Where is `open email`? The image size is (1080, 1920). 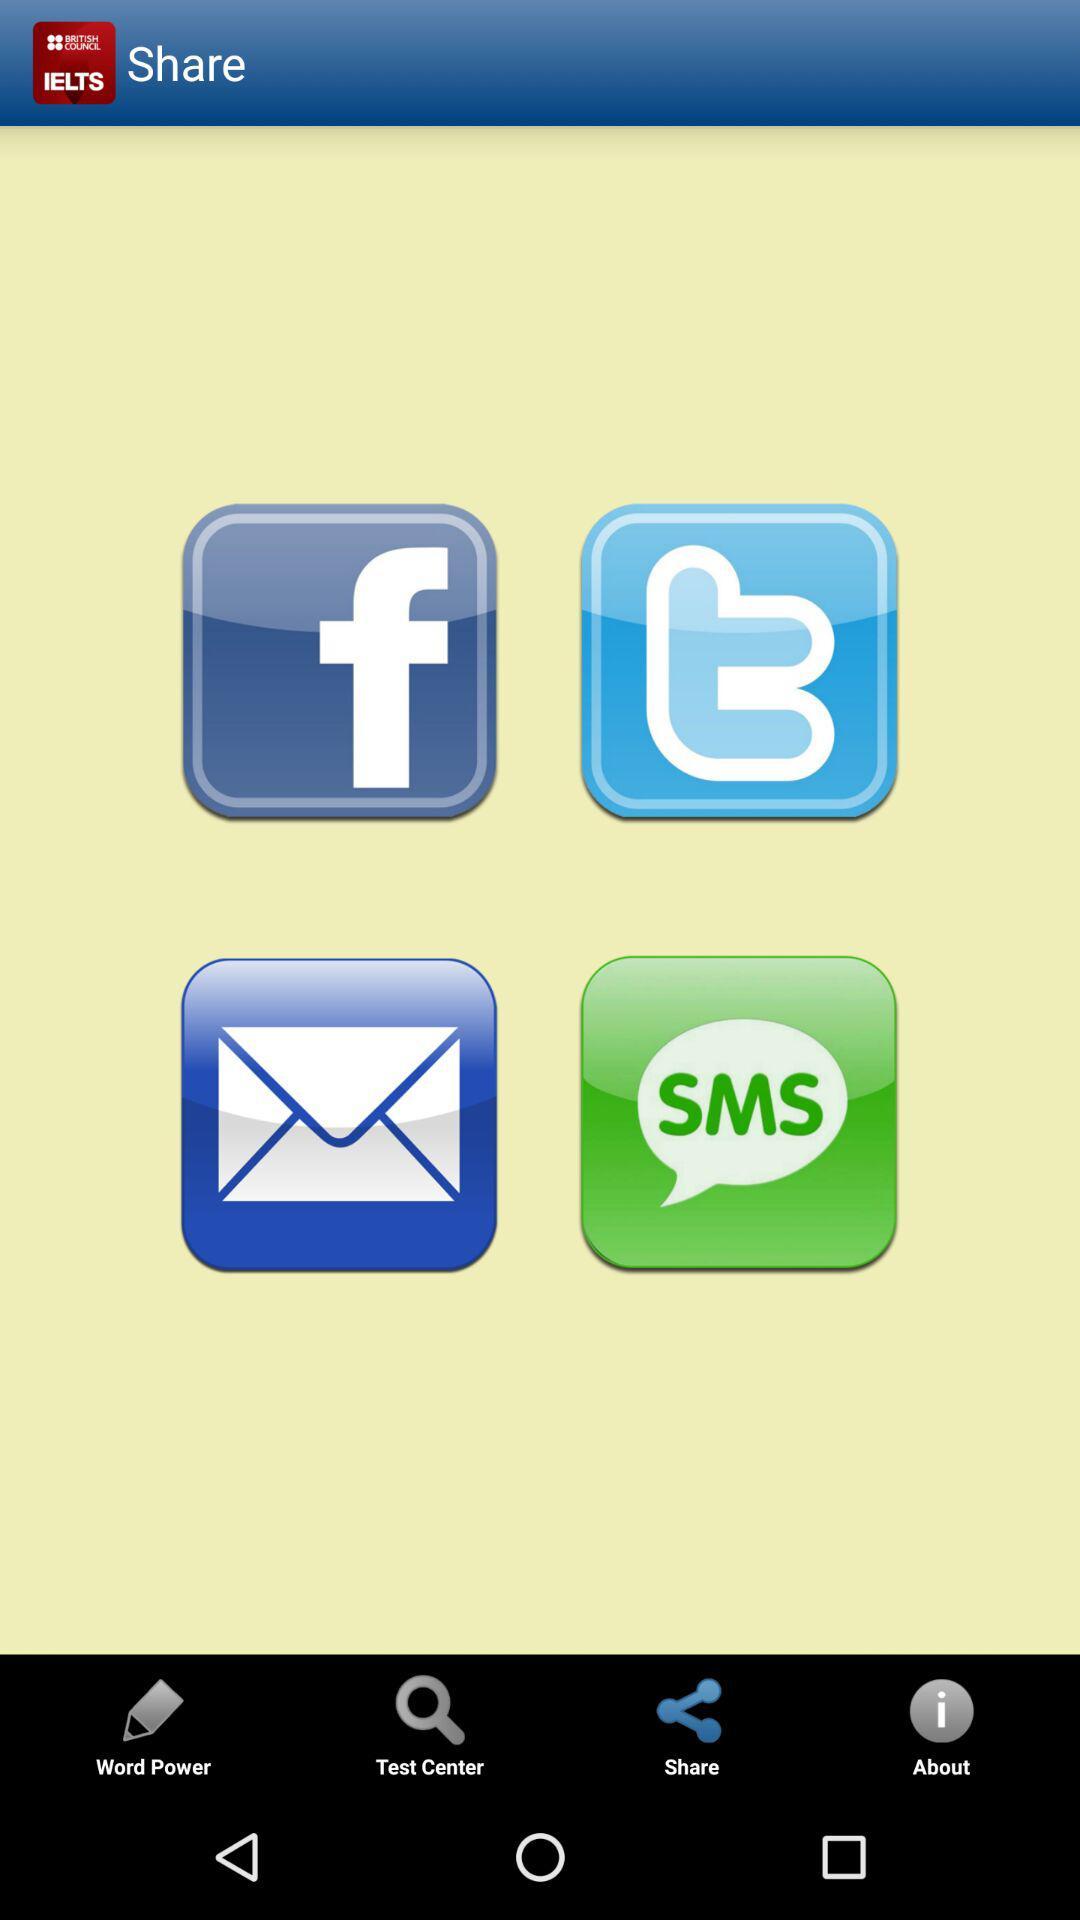
open email is located at coordinates (339, 1115).